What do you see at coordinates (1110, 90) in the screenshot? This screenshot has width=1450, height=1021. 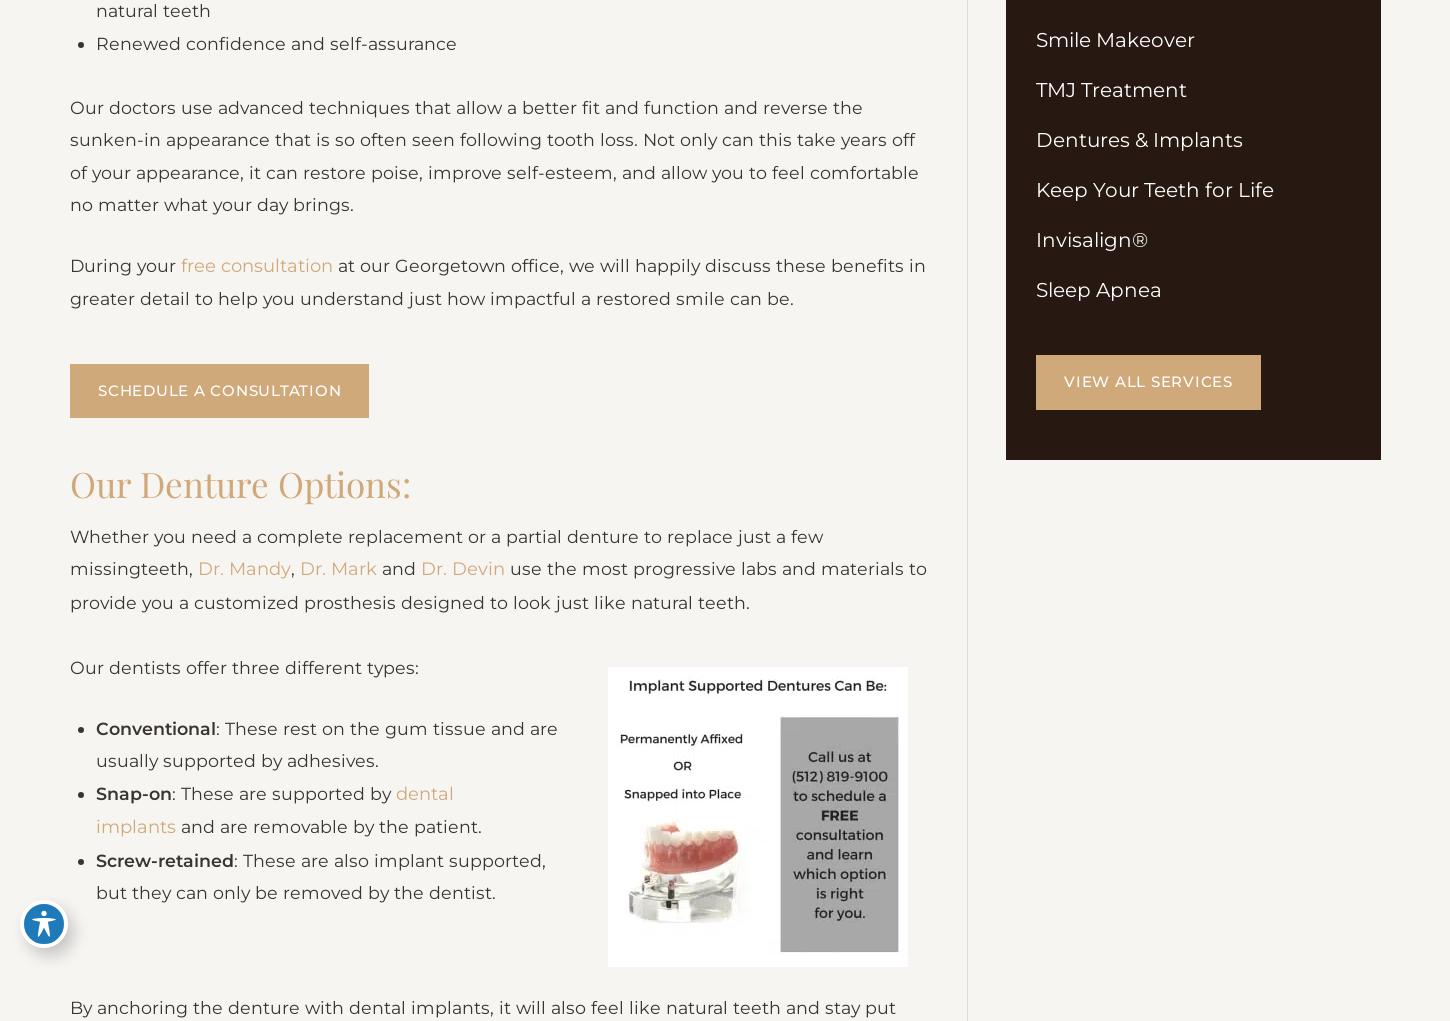 I see `'TMJ Treatment'` at bounding box center [1110, 90].